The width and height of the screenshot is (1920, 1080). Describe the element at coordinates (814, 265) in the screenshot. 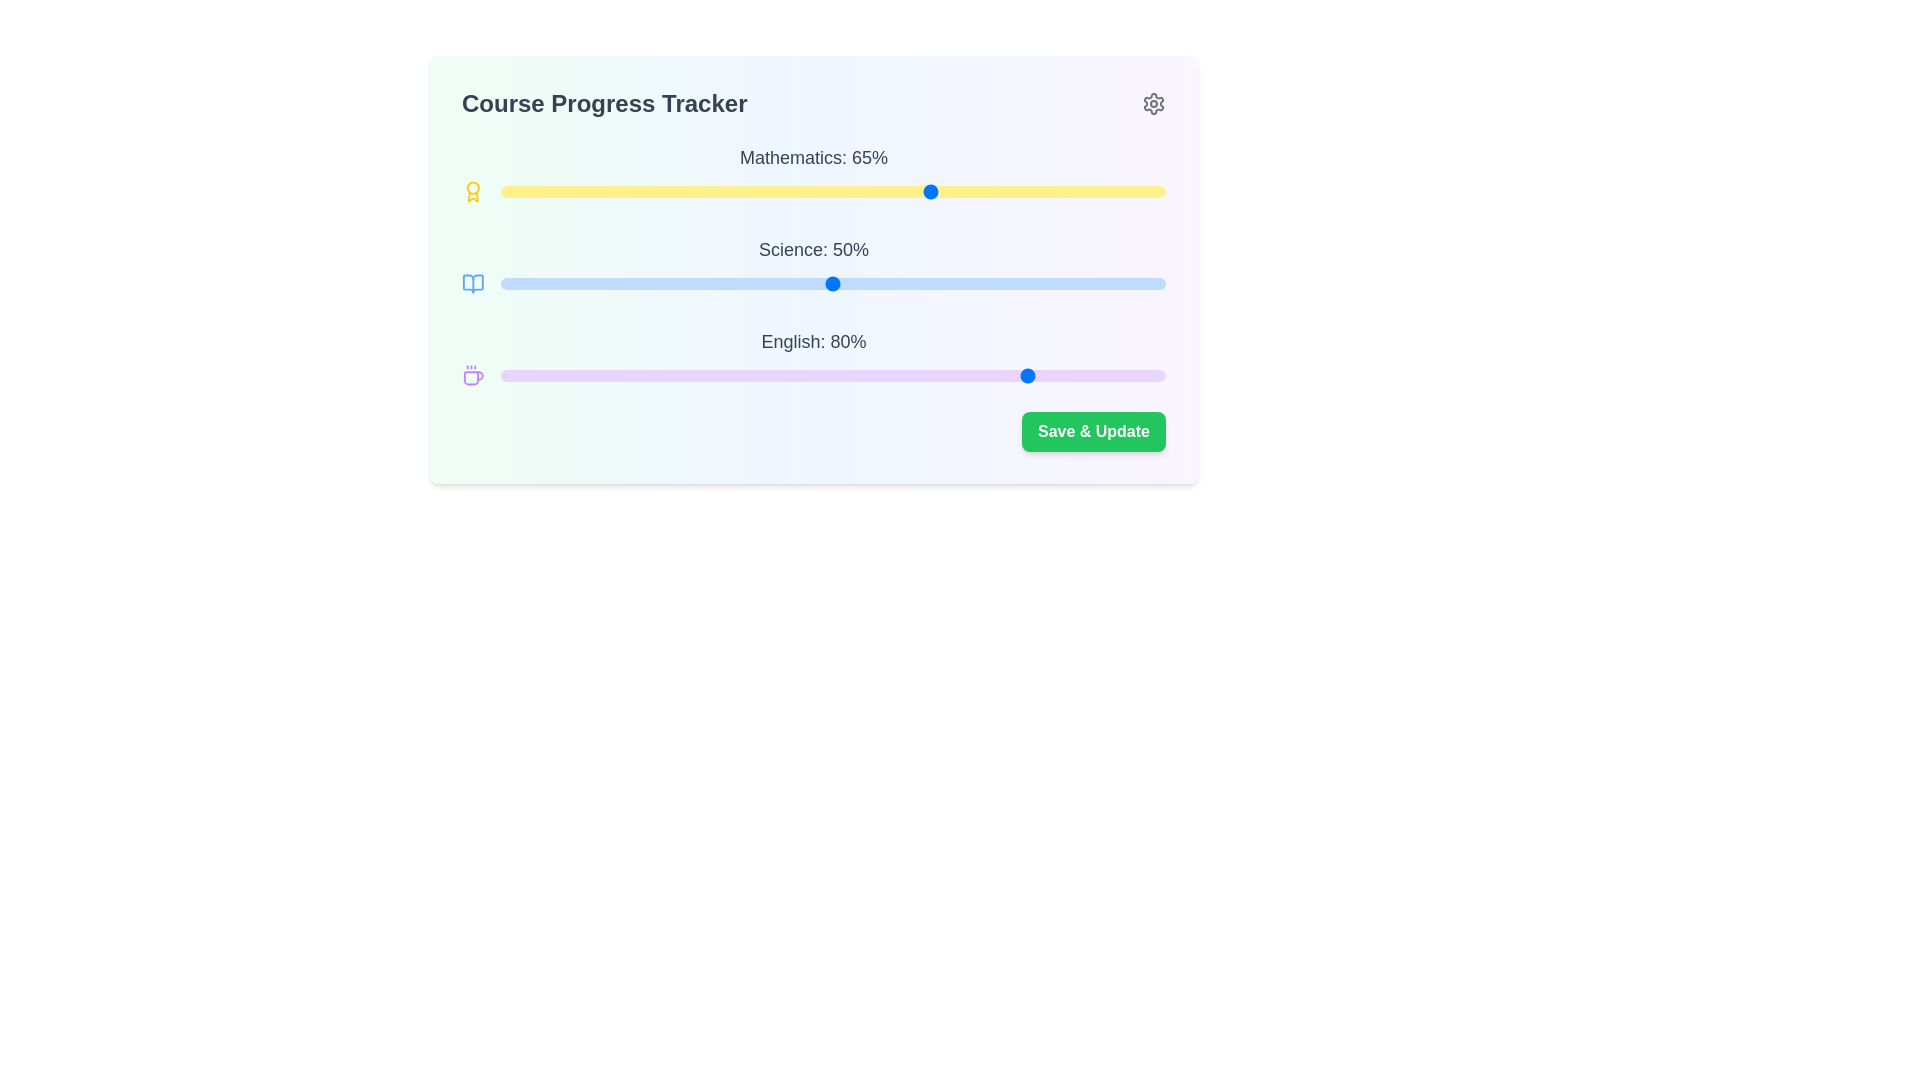

I see `contextual information about the Science progress indicator displaying 'Science: 50%' with a blue progress slider and an open book icon` at that location.